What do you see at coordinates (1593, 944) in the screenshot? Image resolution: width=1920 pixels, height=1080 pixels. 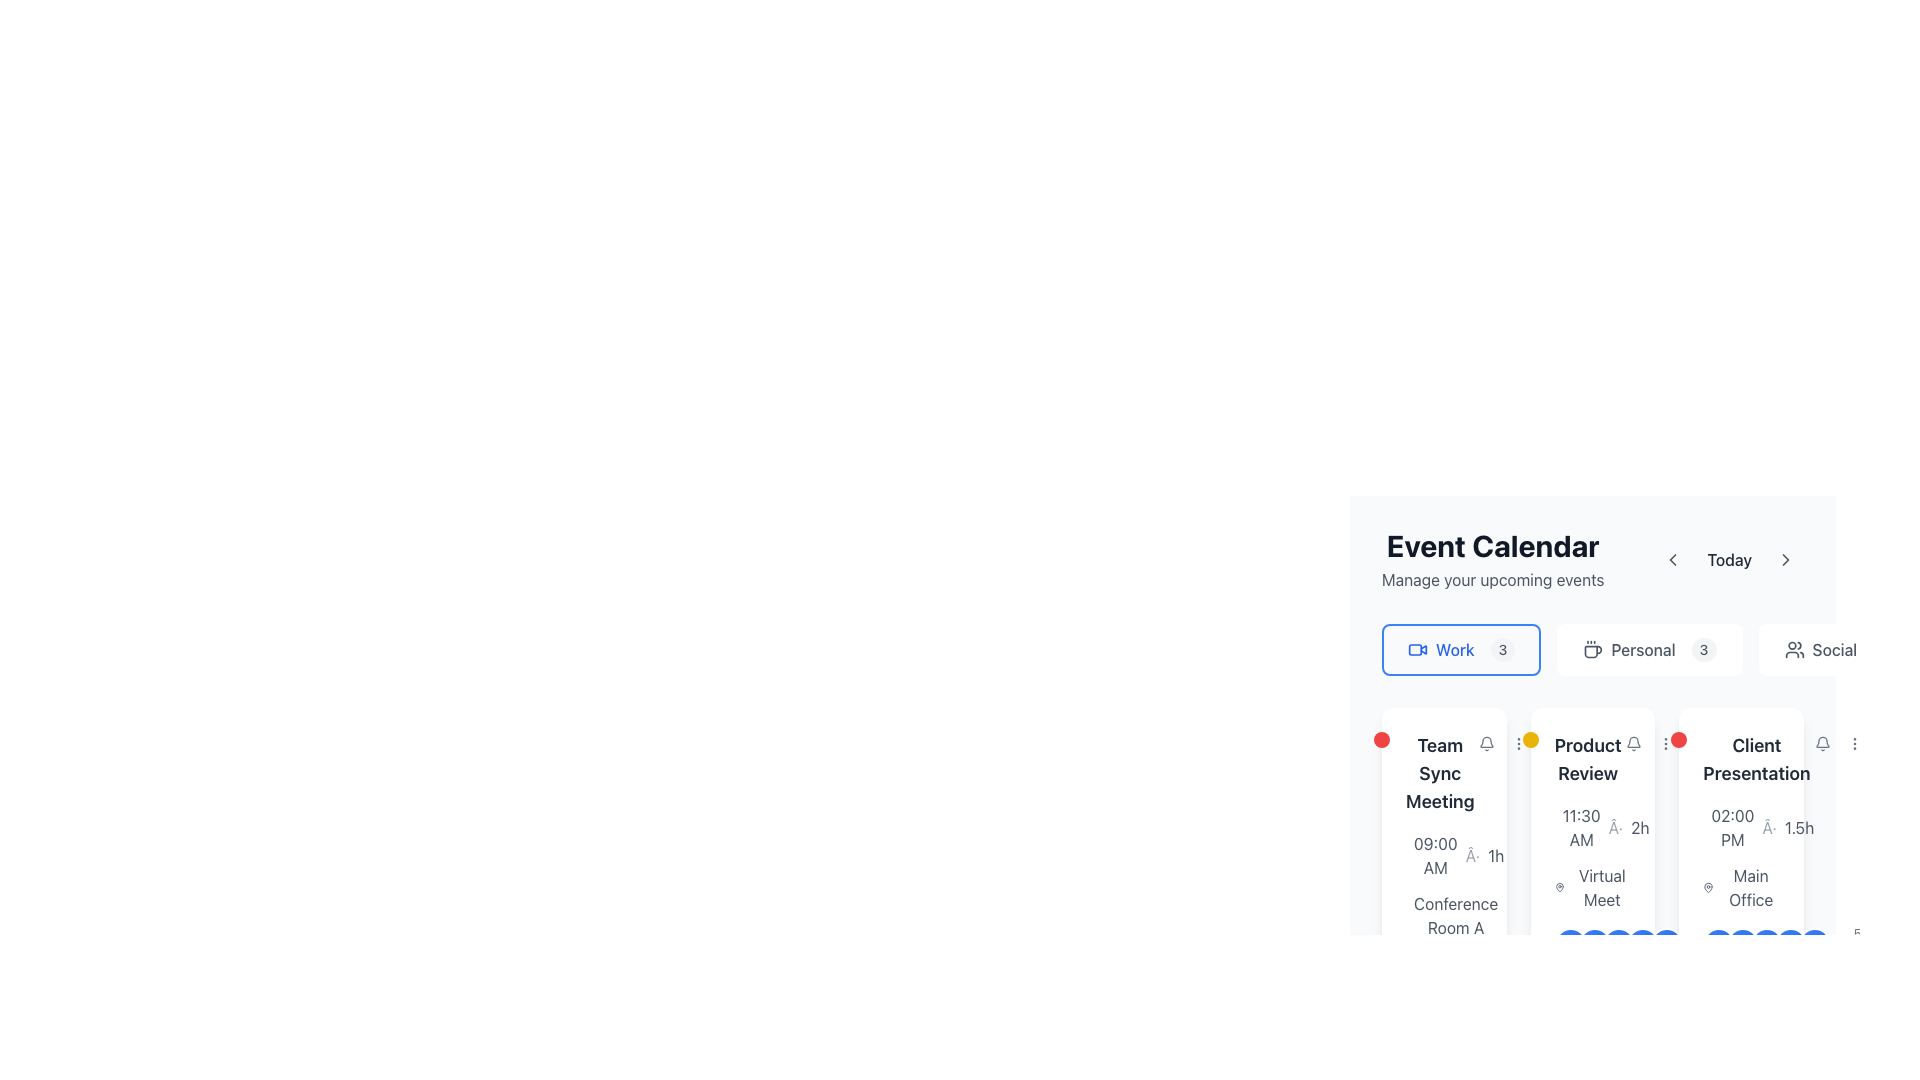 I see `the static text content that serves as a visual label within a circular decorative component located towards the bottom-right section of the main interface` at bounding box center [1593, 944].